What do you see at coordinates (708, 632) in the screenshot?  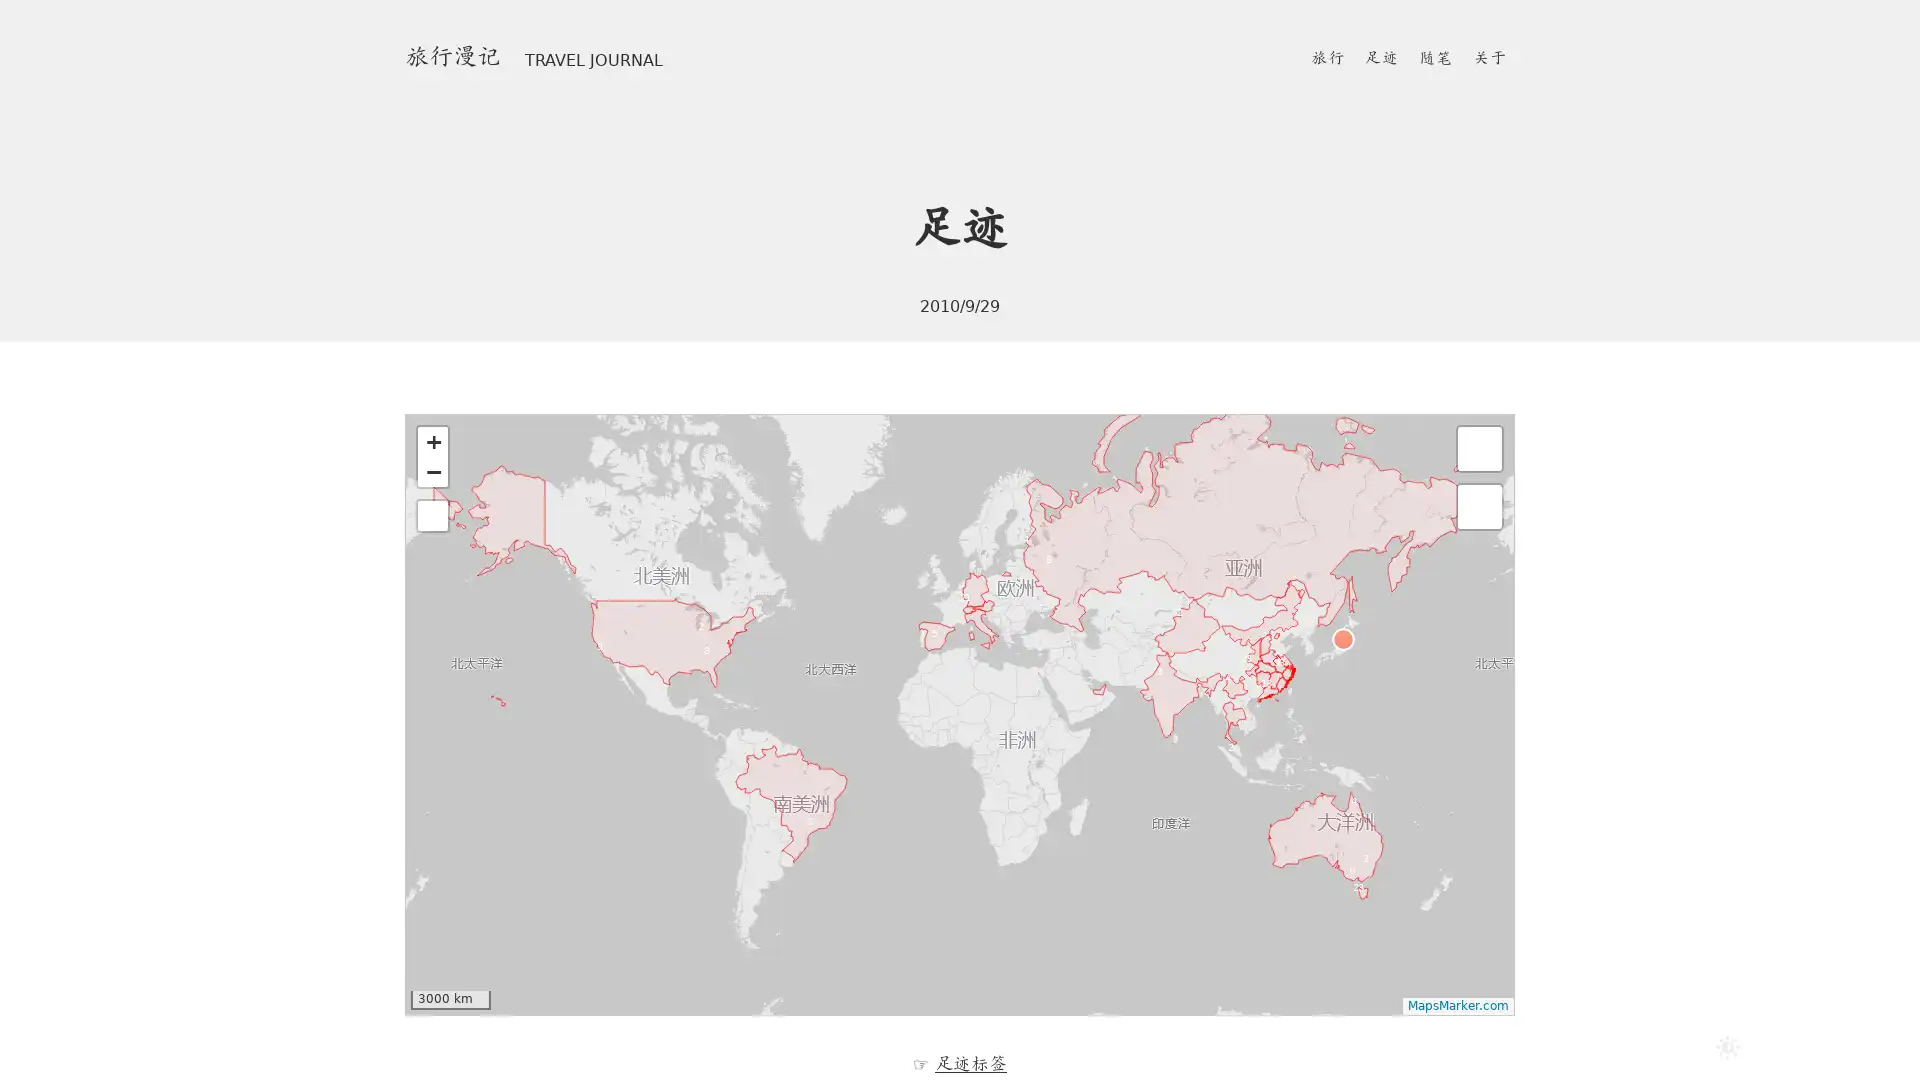 I see `2` at bounding box center [708, 632].